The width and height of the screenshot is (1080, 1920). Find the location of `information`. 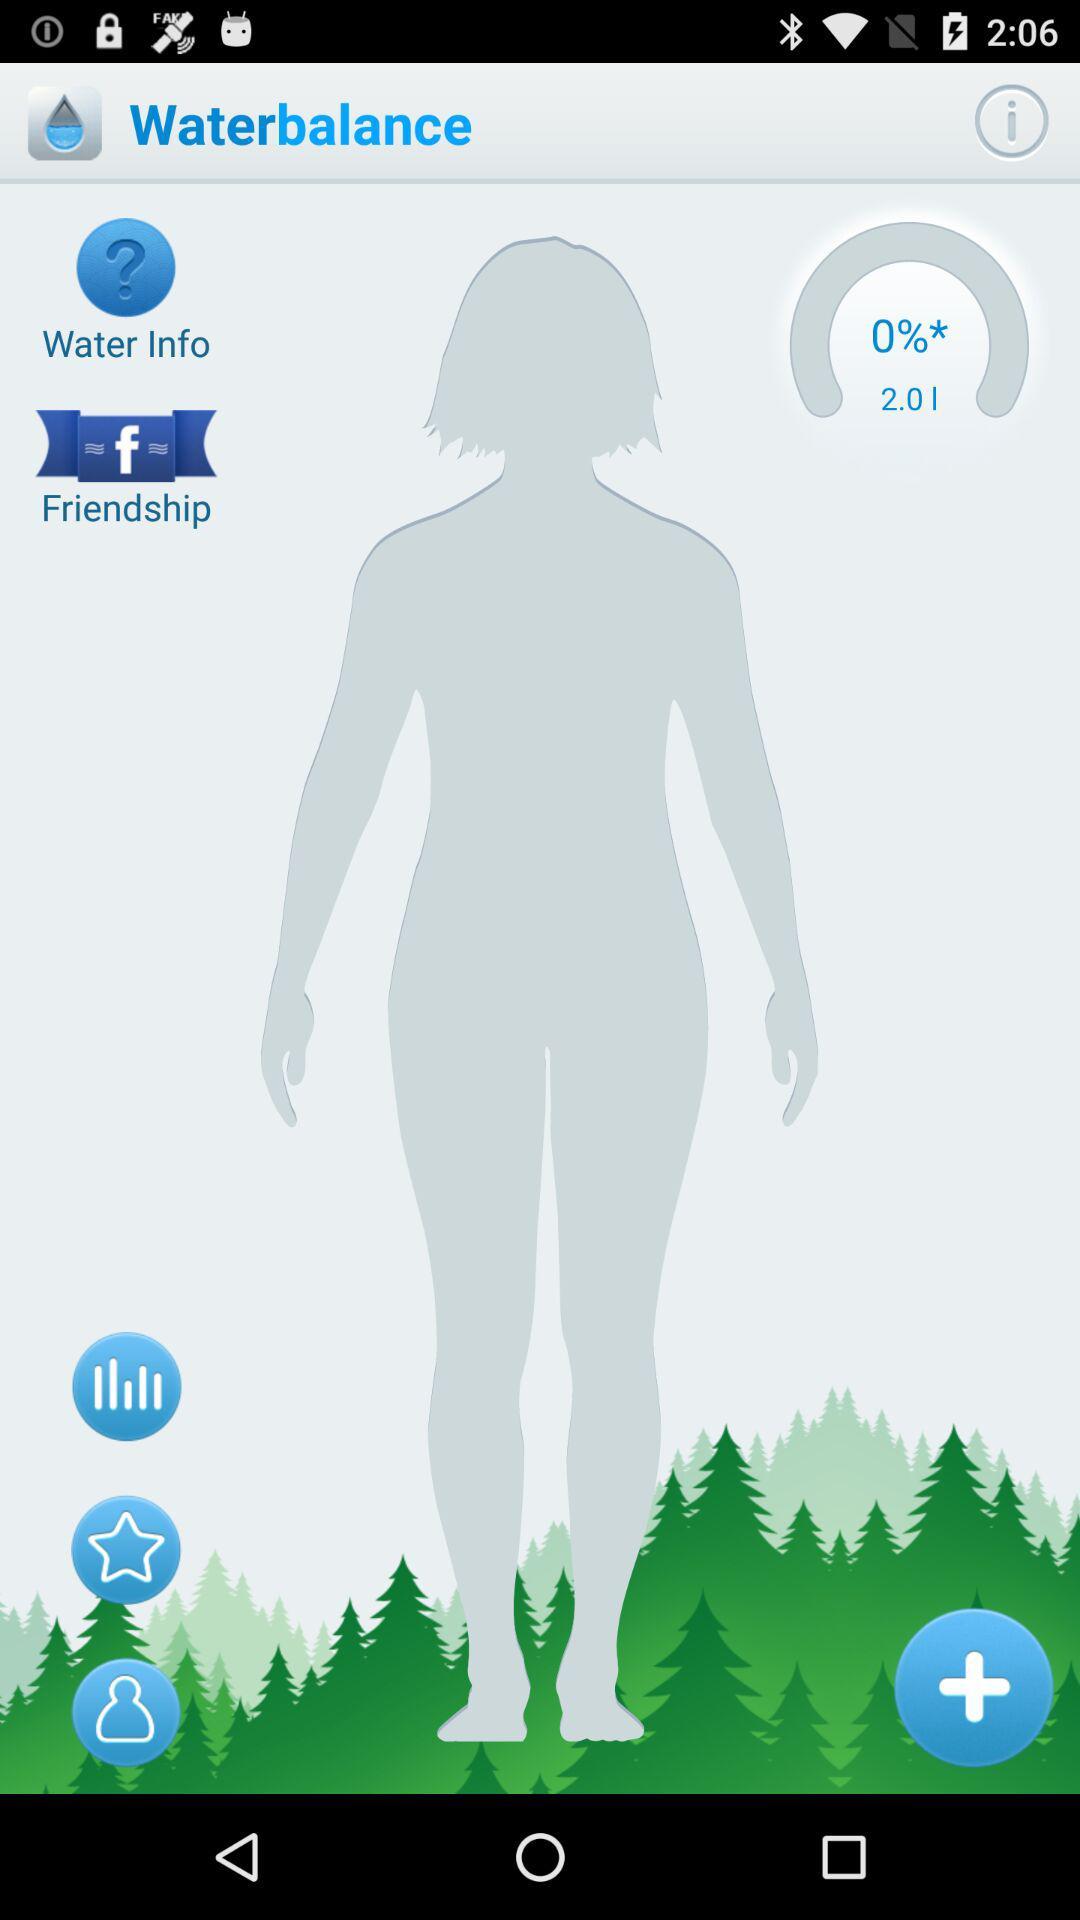

information is located at coordinates (1011, 122).